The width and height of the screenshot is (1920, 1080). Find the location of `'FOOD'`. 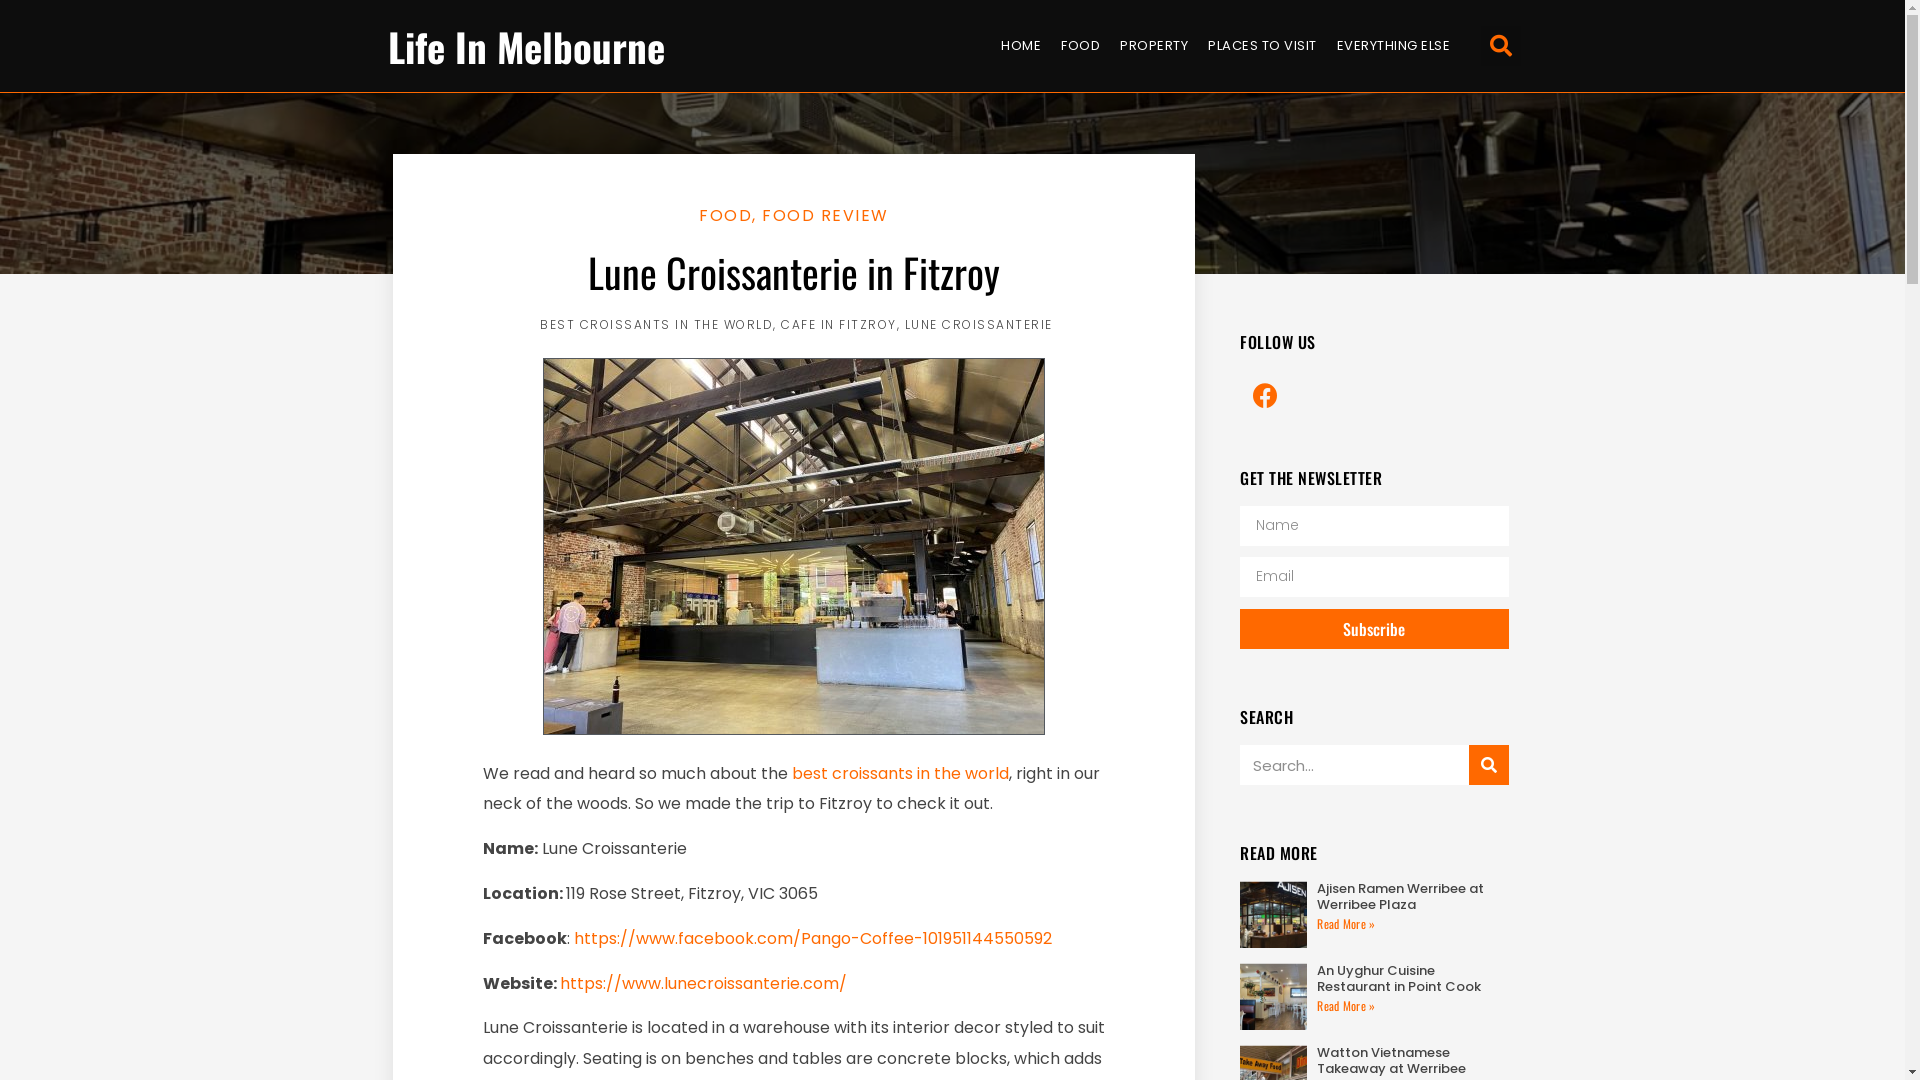

'FOOD' is located at coordinates (724, 215).